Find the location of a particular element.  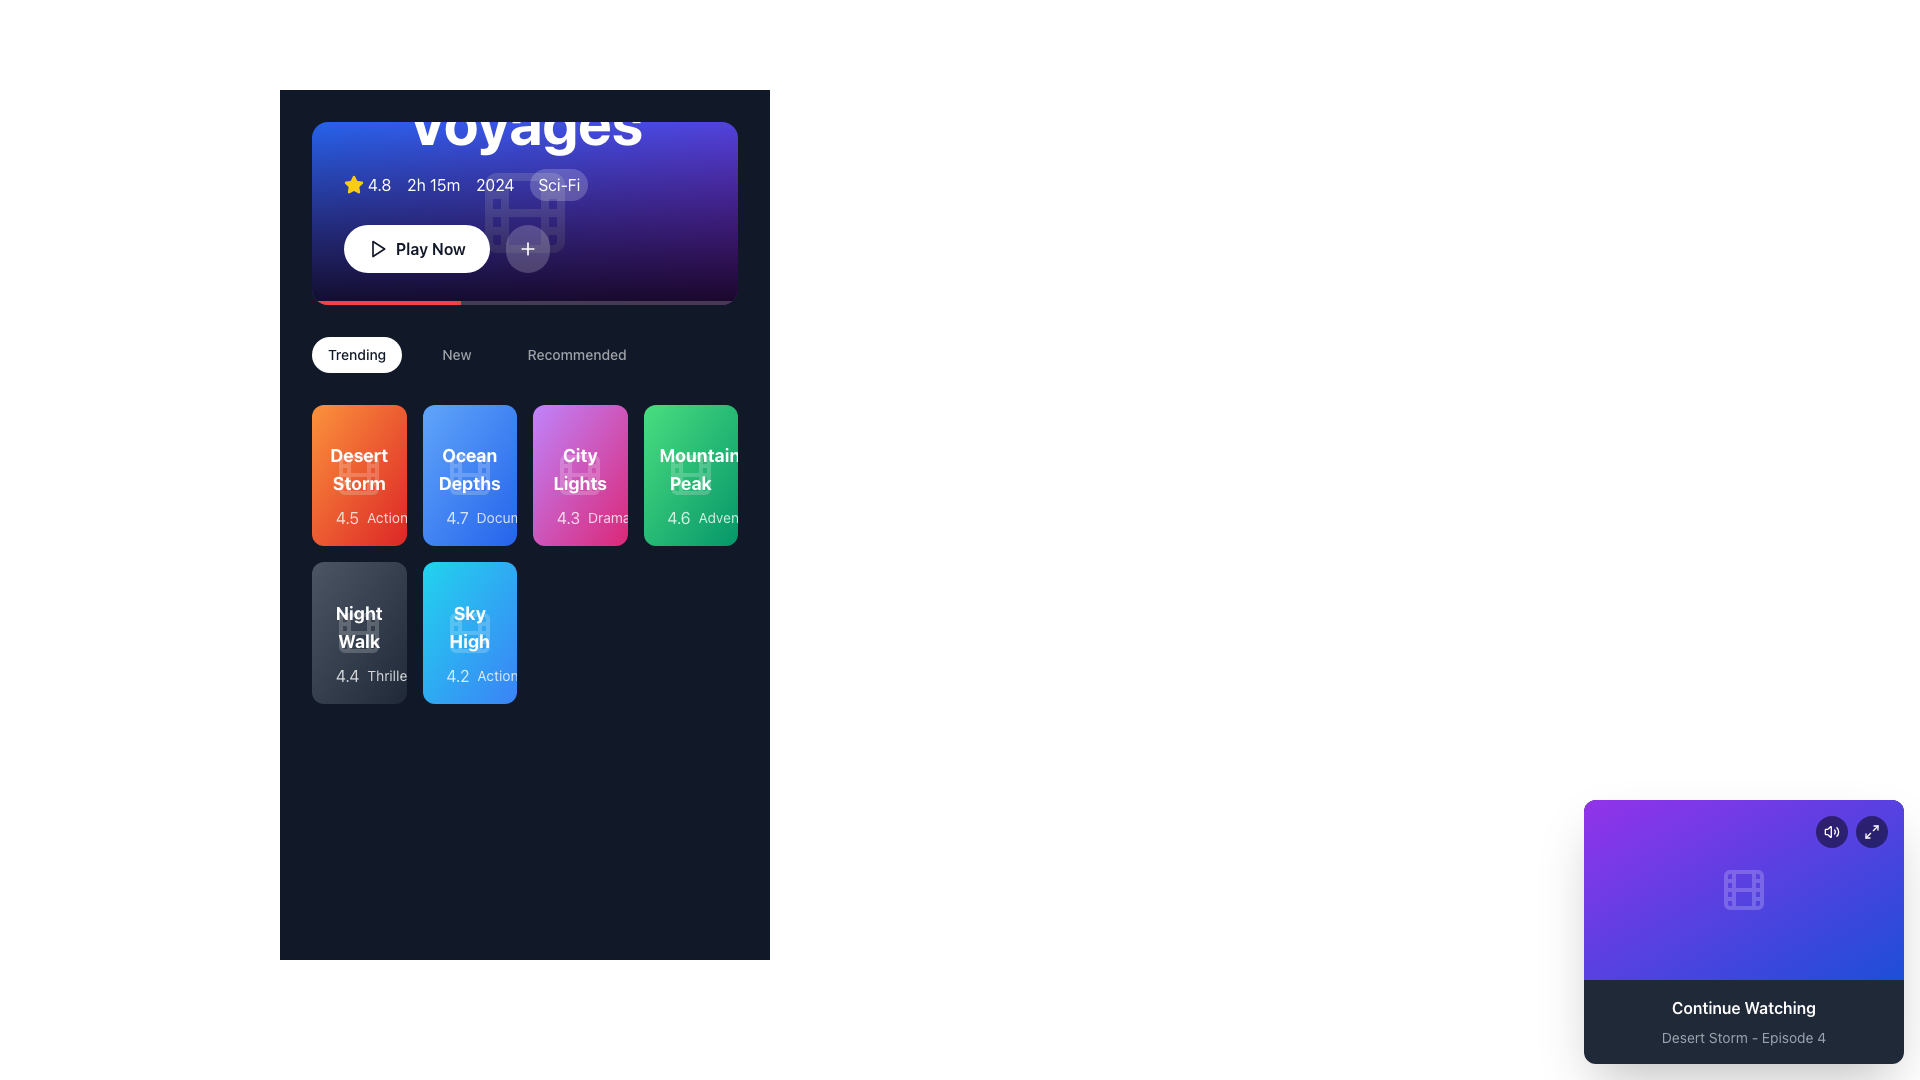

text value displayed in the rating section of the 'Desert Storm' card, which is located beside a yellow star icon and above the word 'Action' is located at coordinates (347, 517).